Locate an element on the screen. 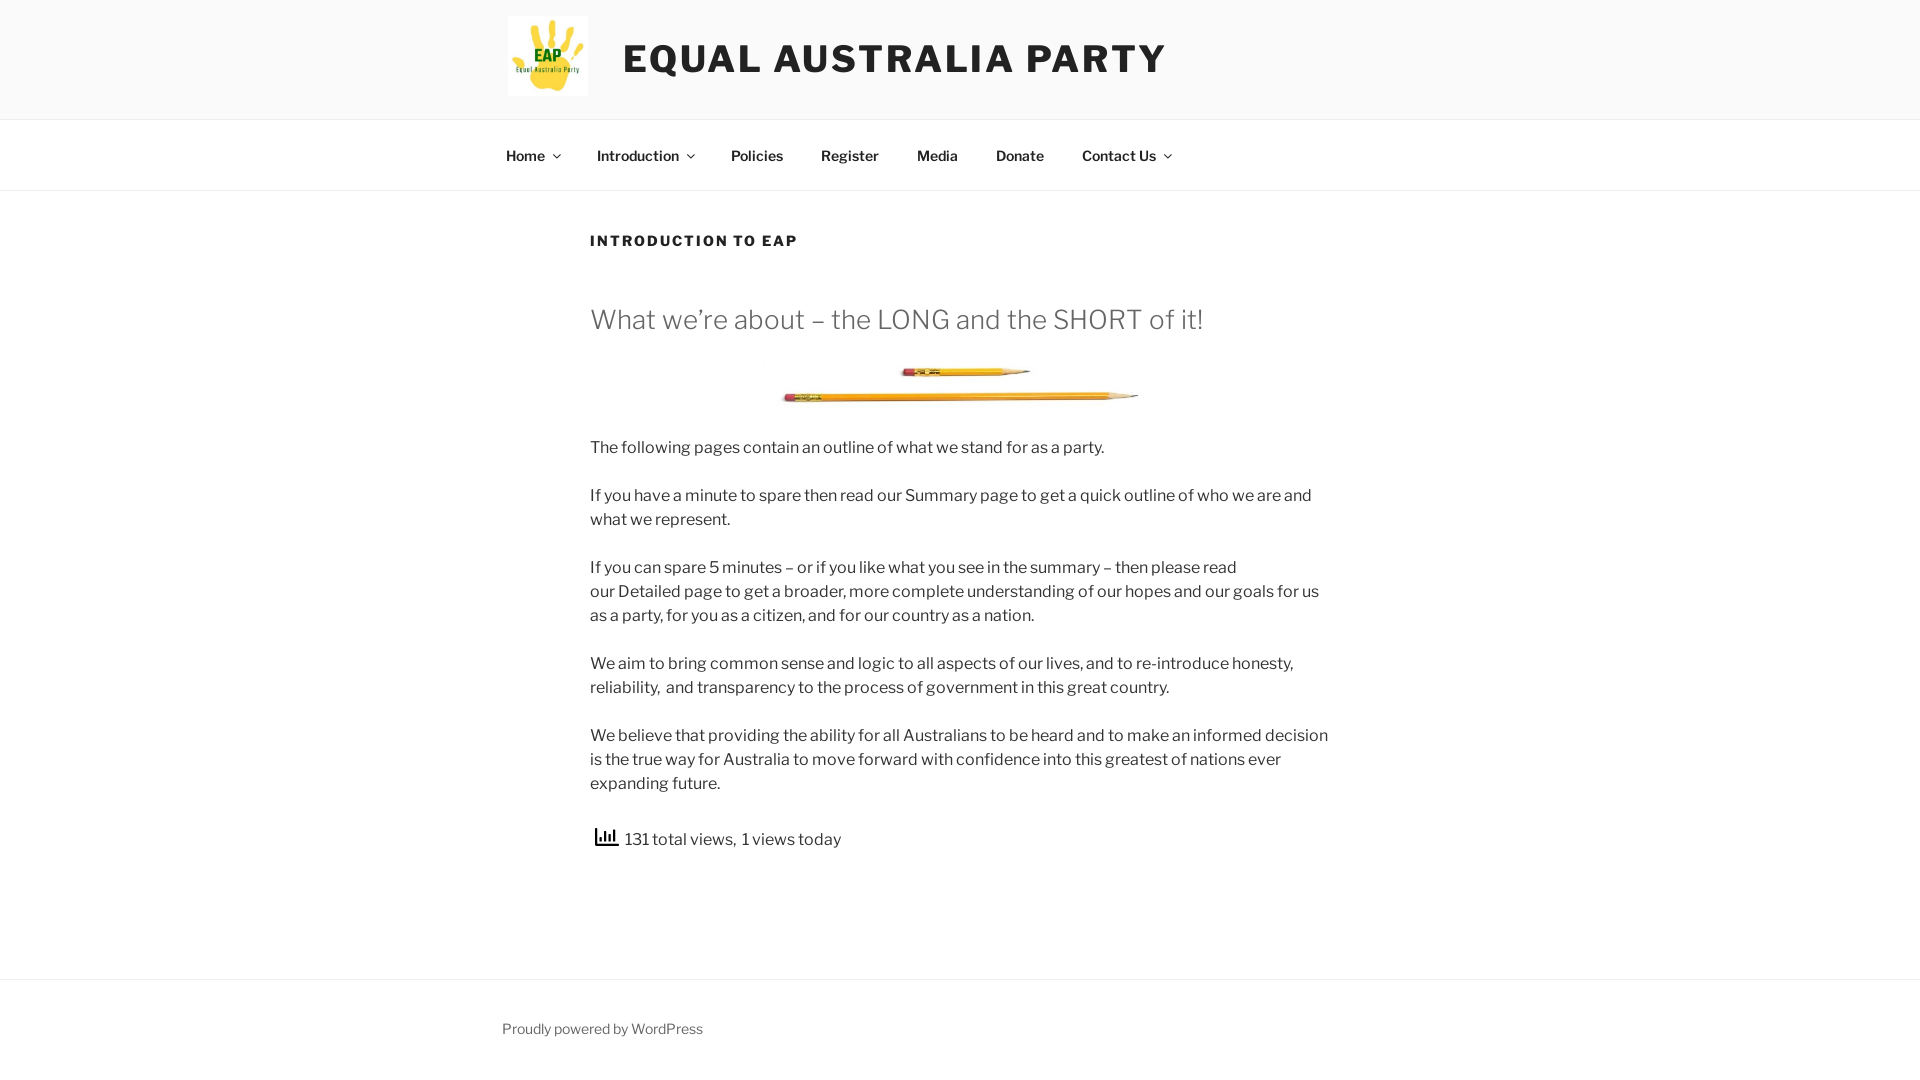 The image size is (1920, 1080). 'Policies' is located at coordinates (755, 153).